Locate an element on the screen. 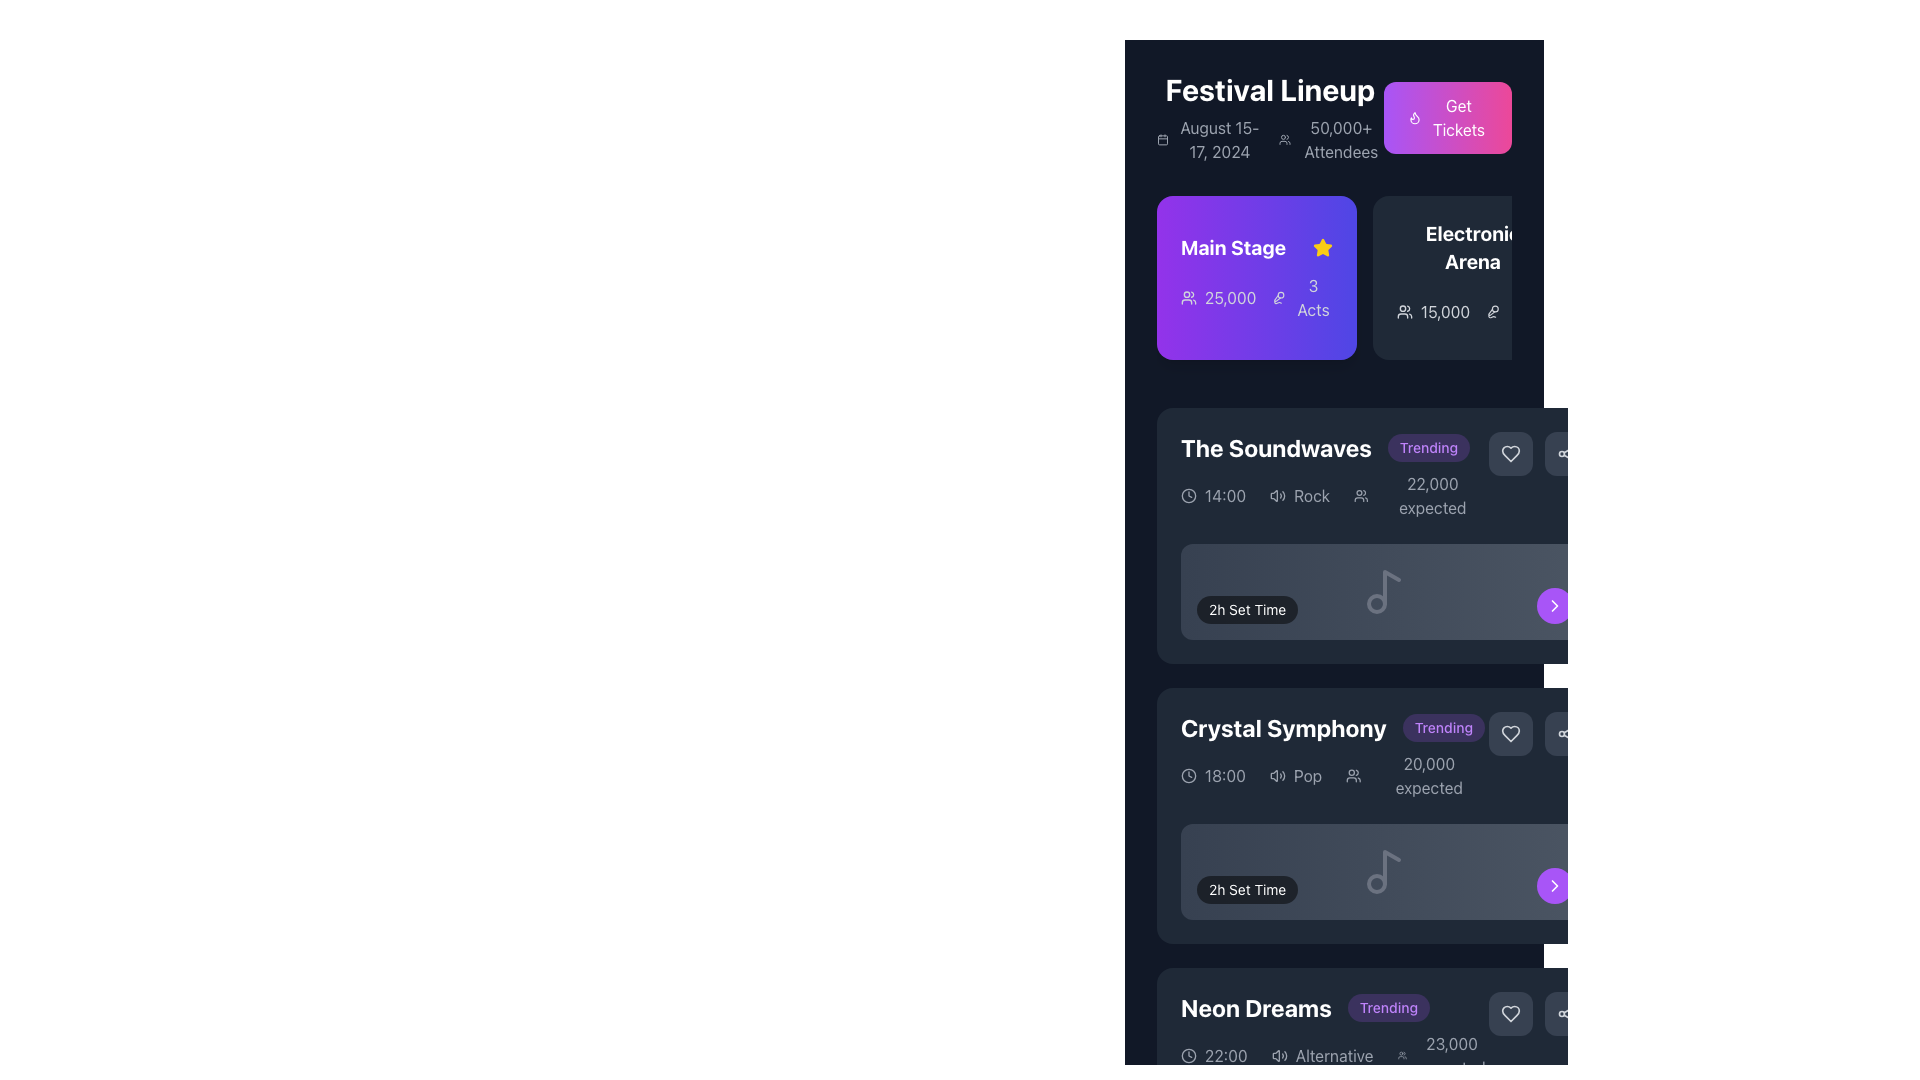  the decorative musical icon associated with the 'Crystal Symphony' event, positioned near the right side of the '2h Set Time' label is located at coordinates (1383, 870).